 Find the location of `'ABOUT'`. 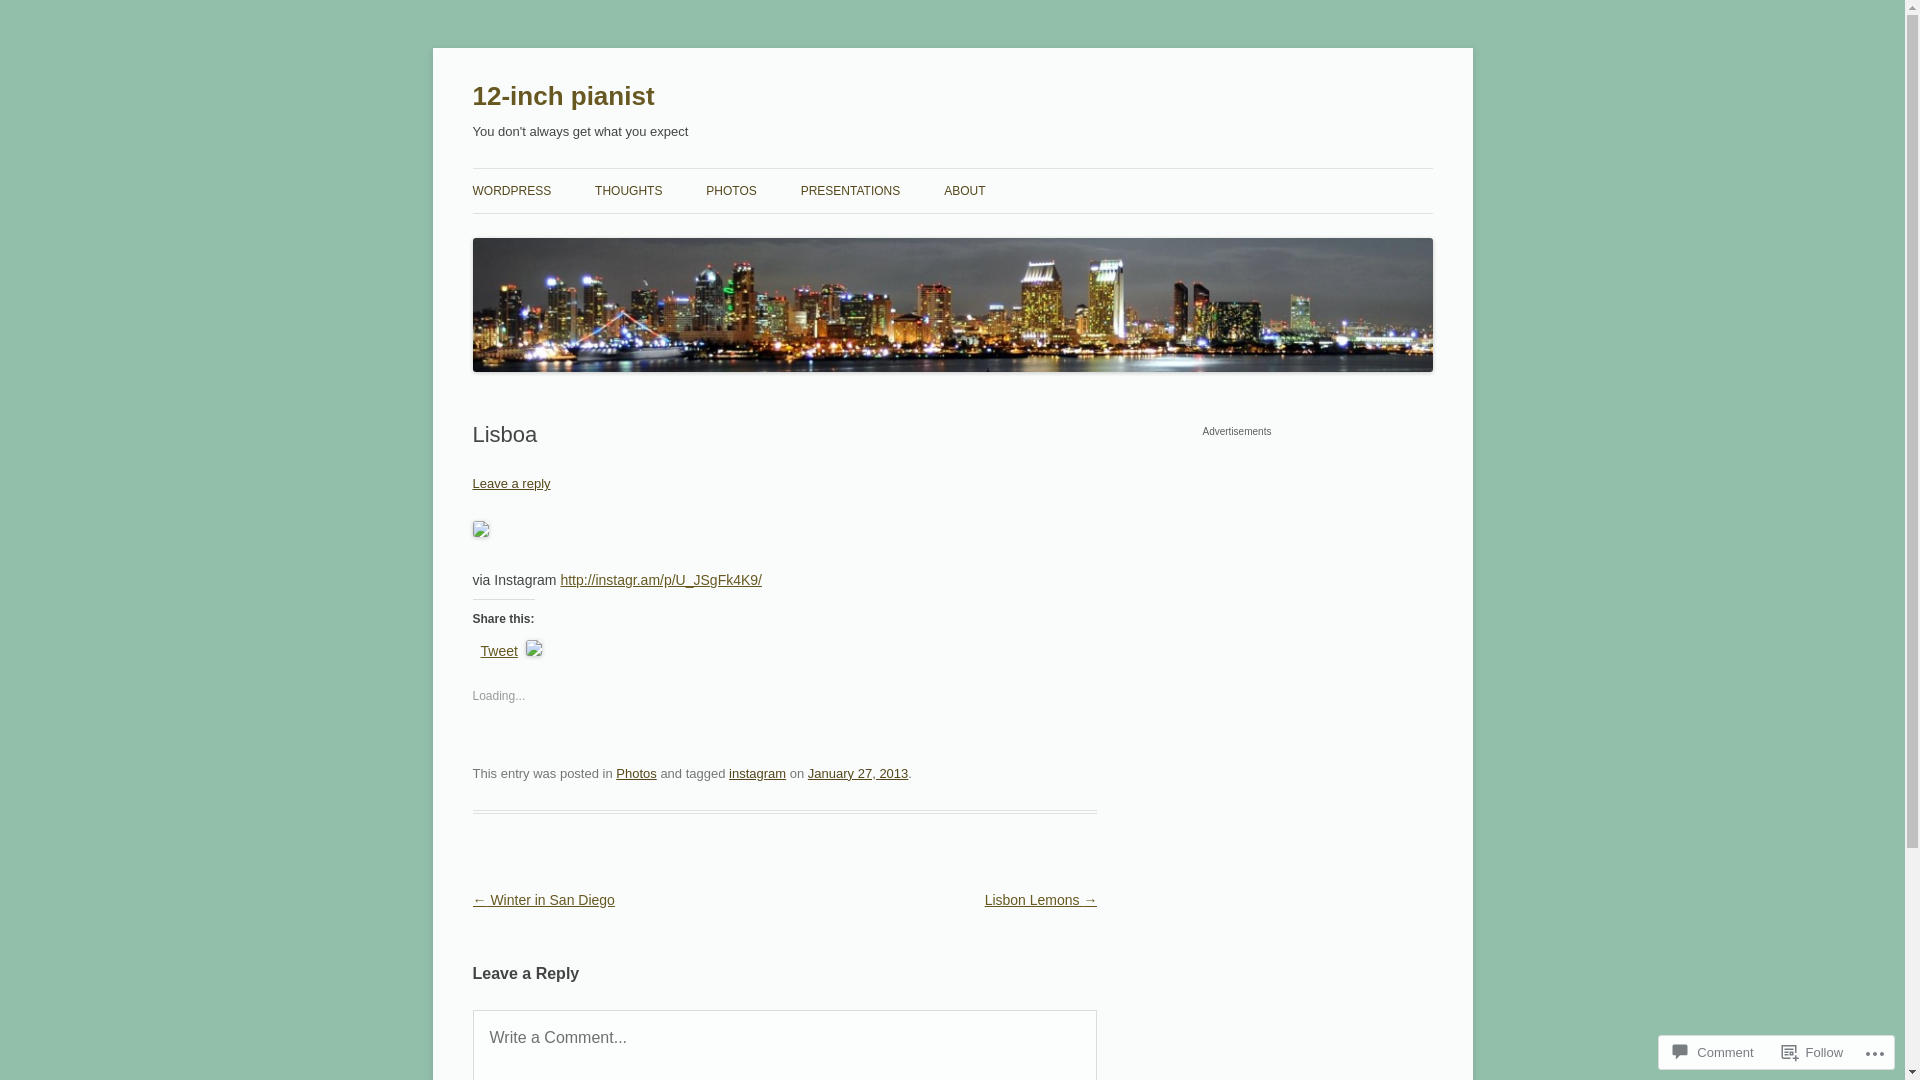

'ABOUT' is located at coordinates (964, 191).